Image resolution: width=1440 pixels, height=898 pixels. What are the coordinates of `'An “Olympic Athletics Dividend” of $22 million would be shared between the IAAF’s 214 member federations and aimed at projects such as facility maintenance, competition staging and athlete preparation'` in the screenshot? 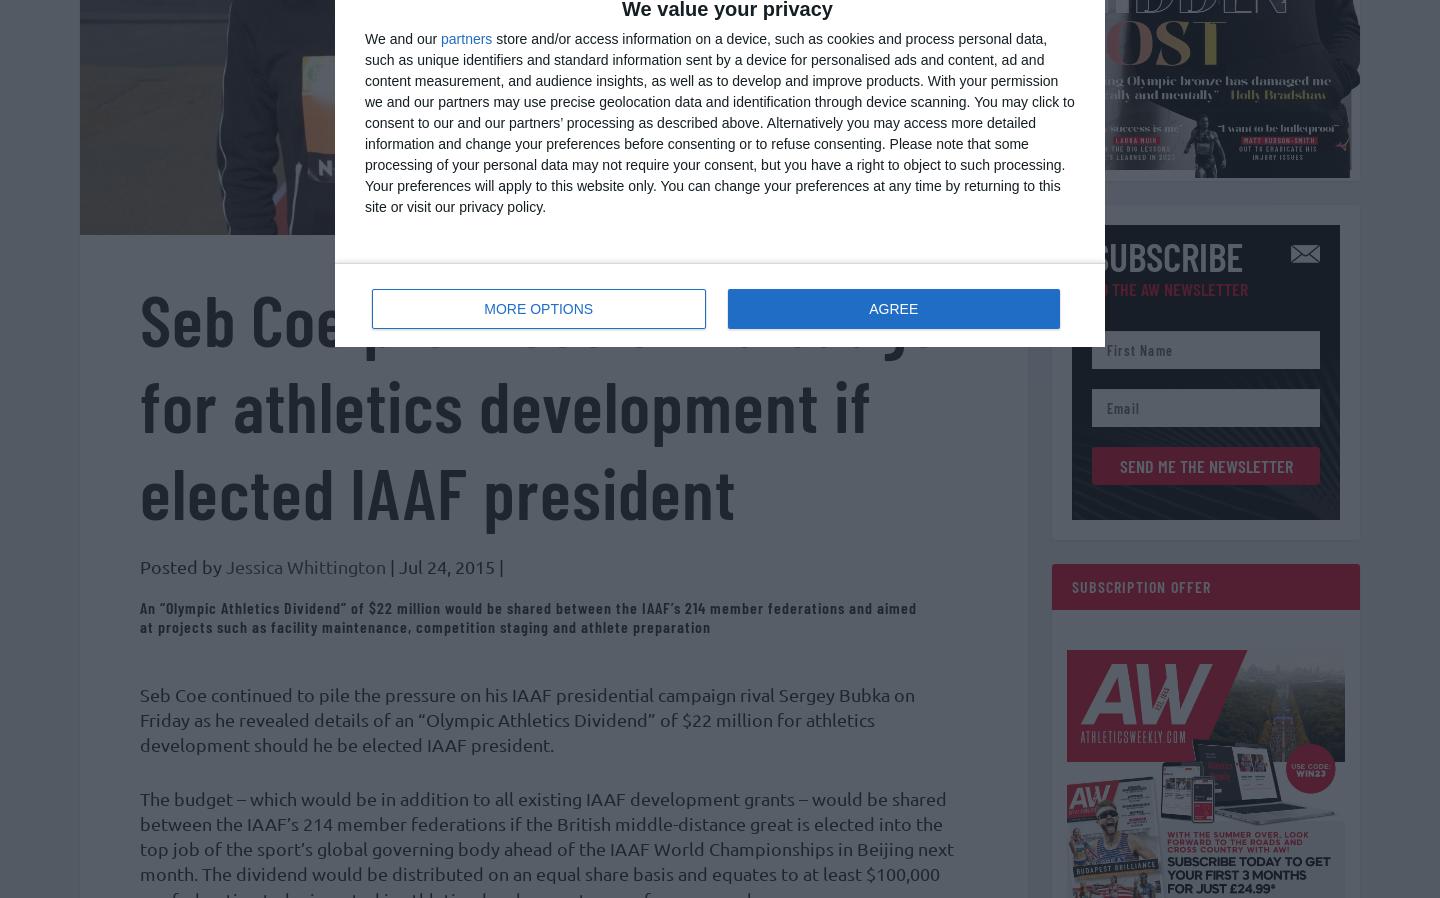 It's located at (527, 626).